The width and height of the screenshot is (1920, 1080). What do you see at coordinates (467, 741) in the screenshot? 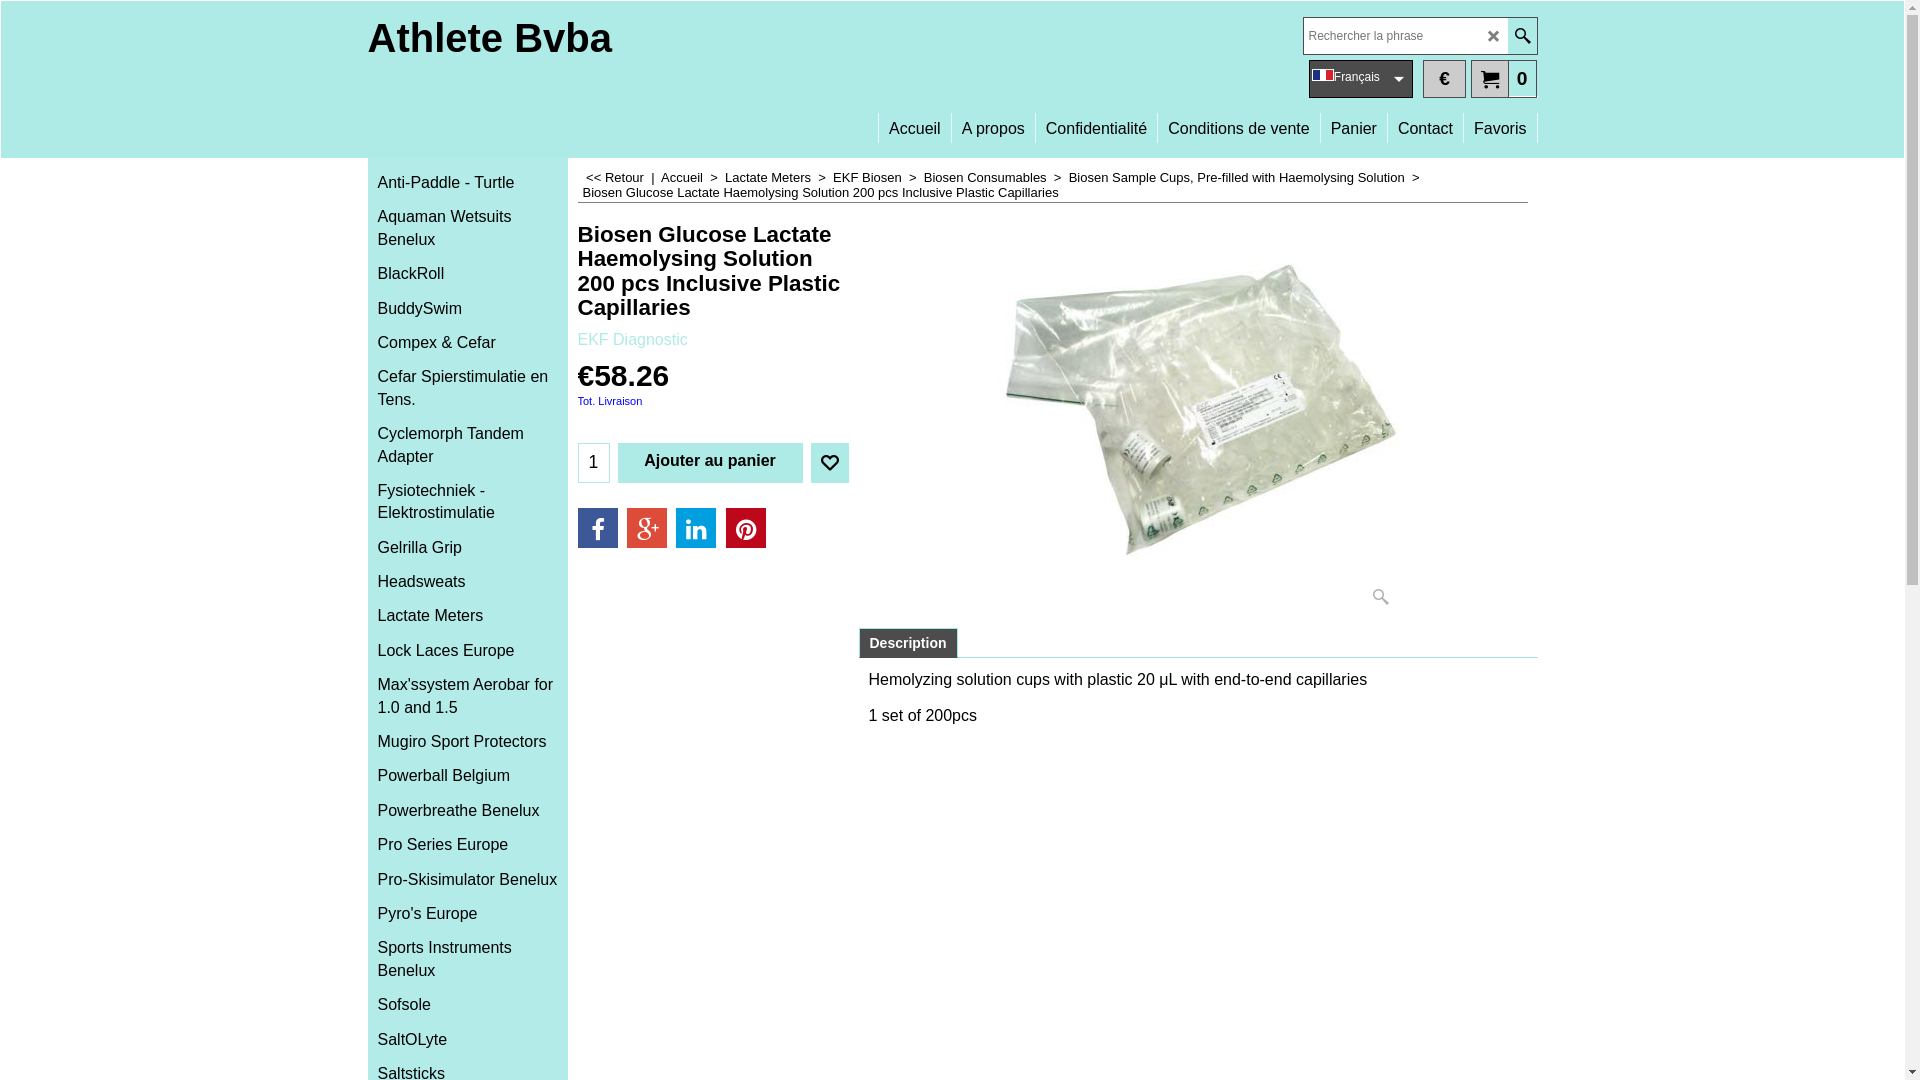
I see `'Mugiro Sport Protectors'` at bounding box center [467, 741].